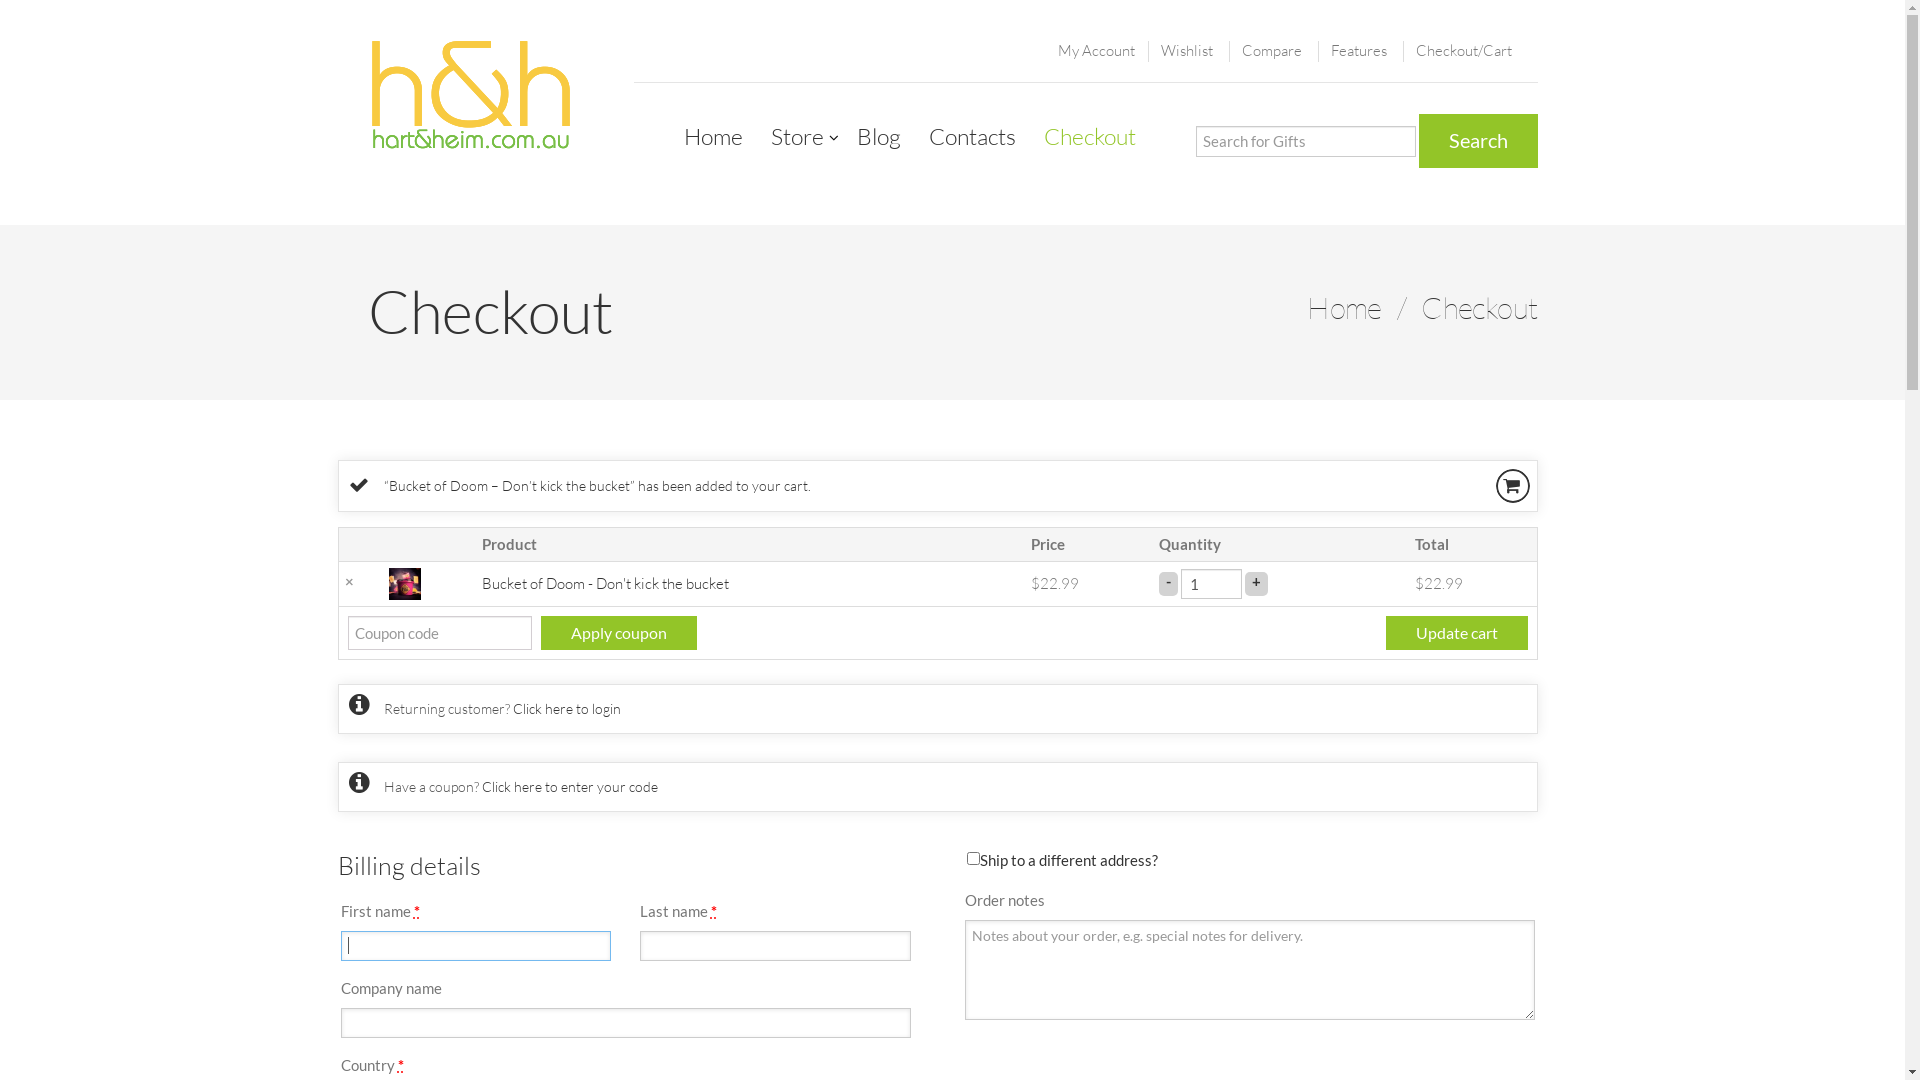  I want to click on 'View cart', so click(1512, 485).